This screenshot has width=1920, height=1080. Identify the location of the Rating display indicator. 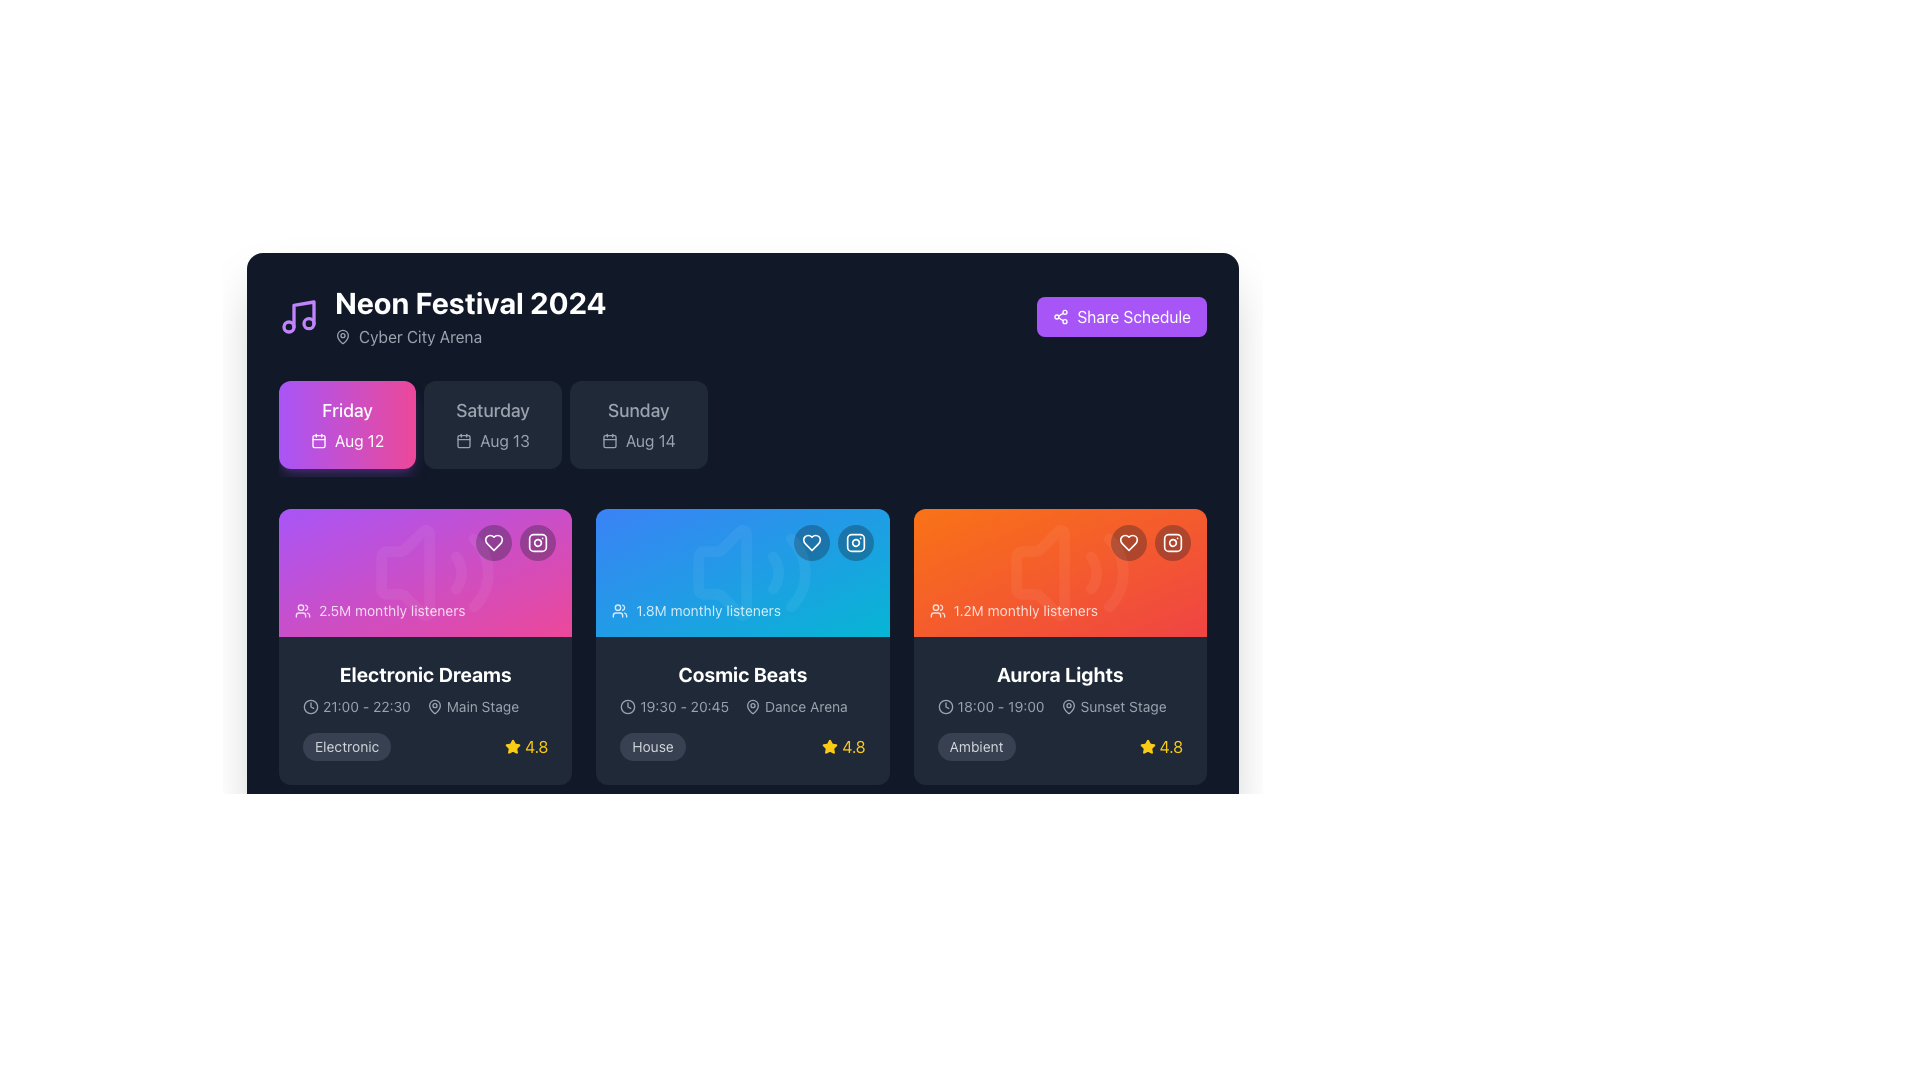
(844, 747).